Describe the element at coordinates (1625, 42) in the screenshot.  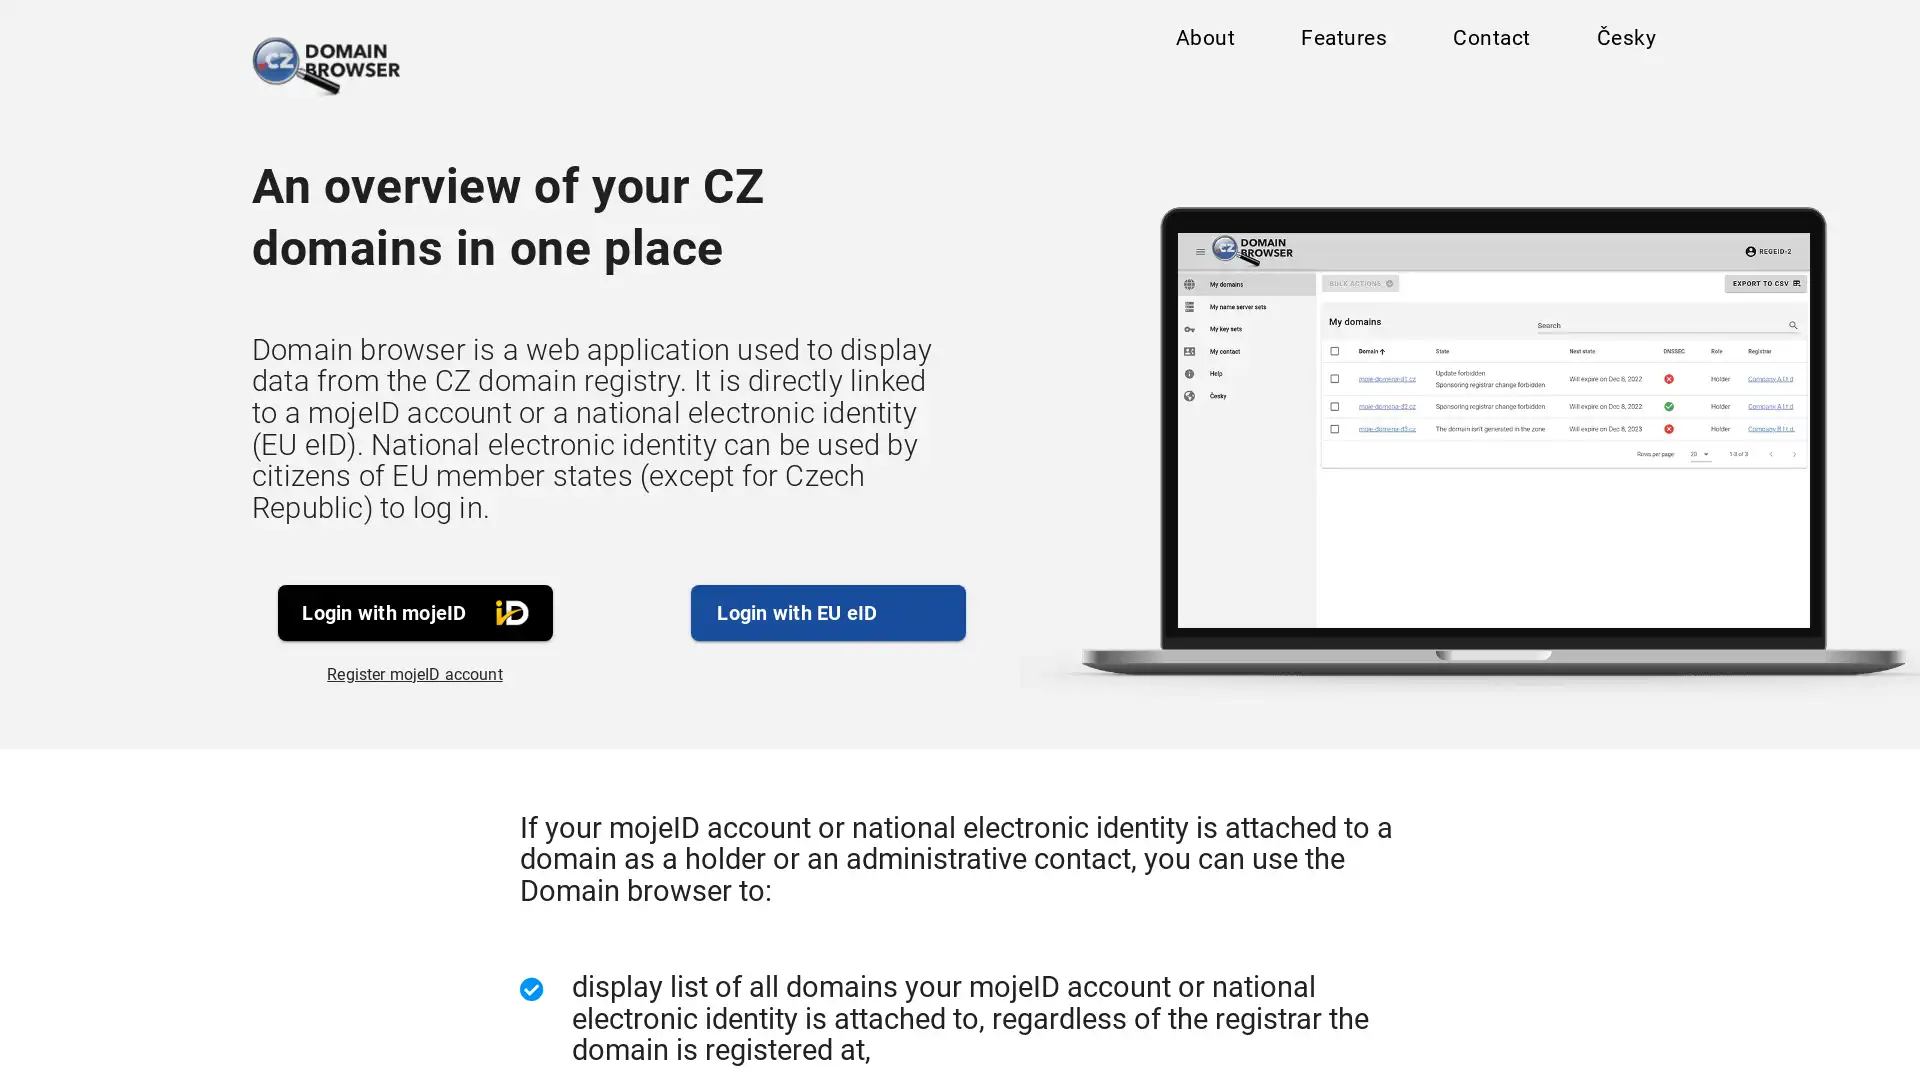
I see `Cesky` at that location.